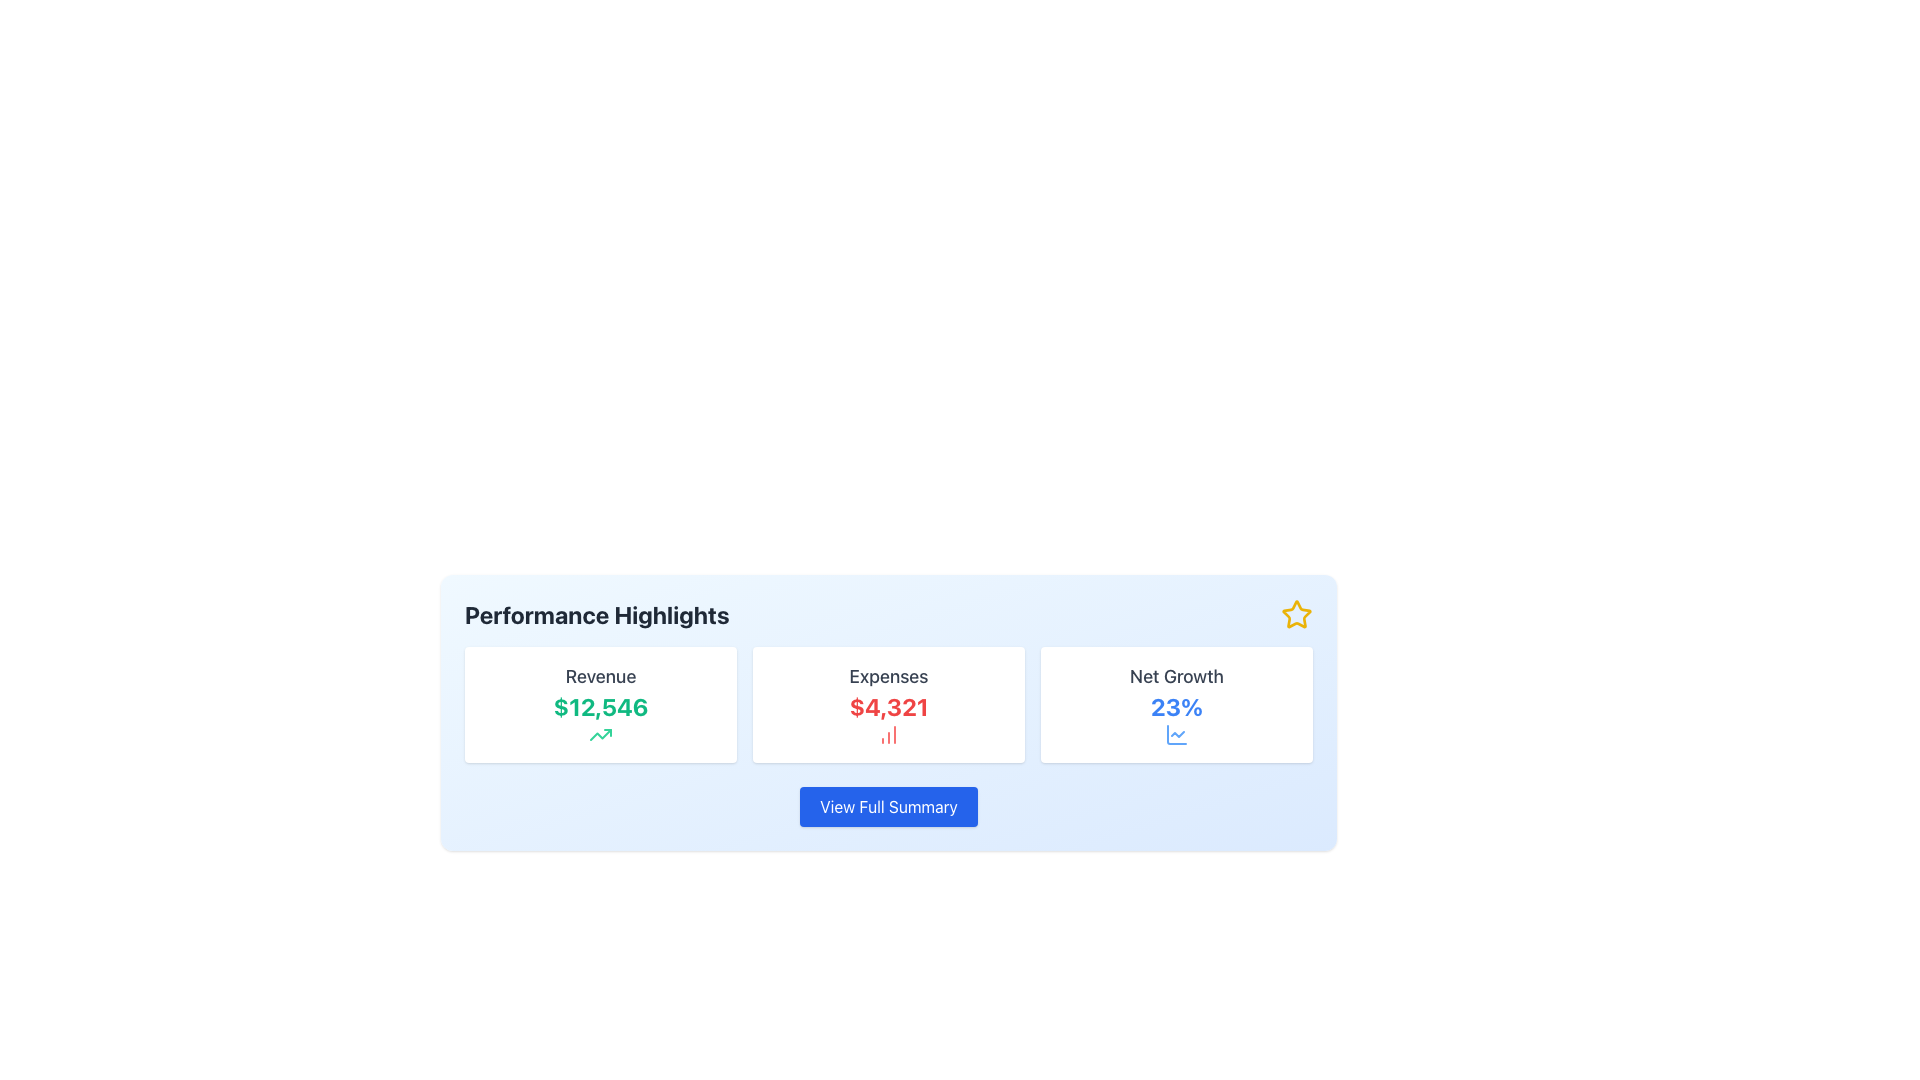 The height and width of the screenshot is (1080, 1920). Describe the element at coordinates (599, 676) in the screenshot. I see `the 'Revenue' label, which is displayed in a medium-sized gray font and is positioned on the upper part of a card containing revenue details` at that location.